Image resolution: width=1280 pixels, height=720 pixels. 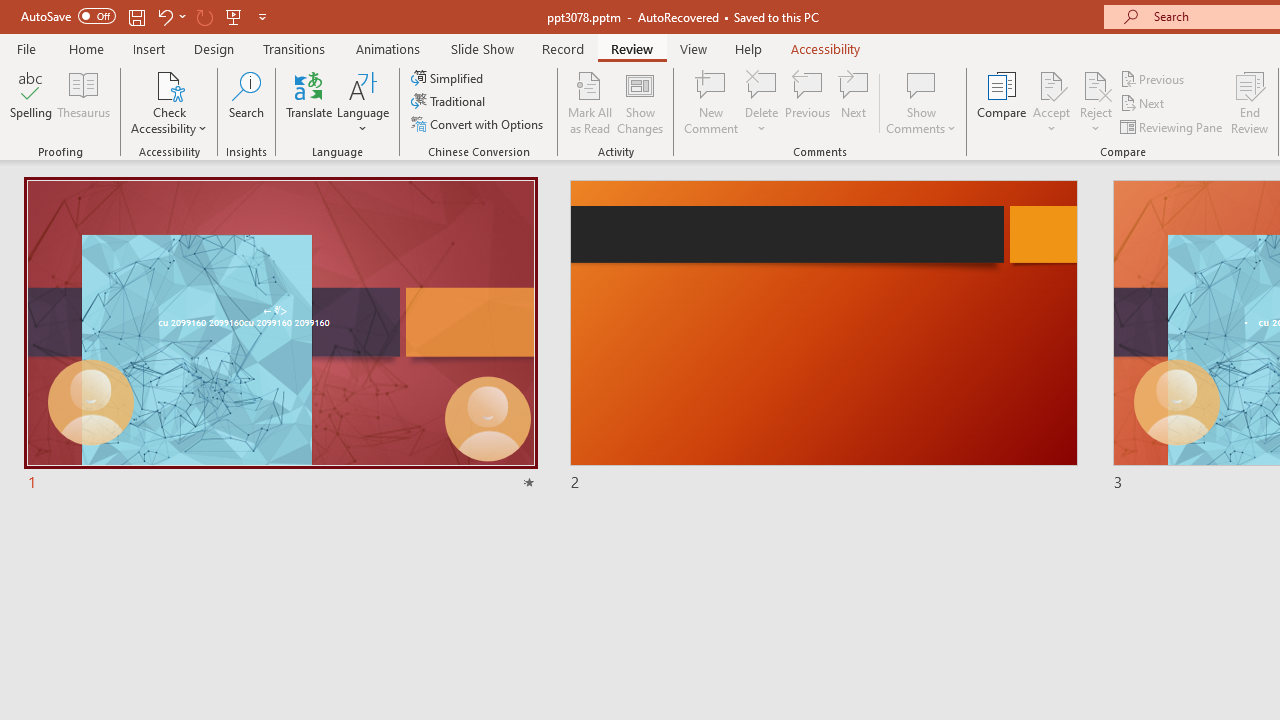 What do you see at coordinates (761, 84) in the screenshot?
I see `'Delete'` at bounding box center [761, 84].